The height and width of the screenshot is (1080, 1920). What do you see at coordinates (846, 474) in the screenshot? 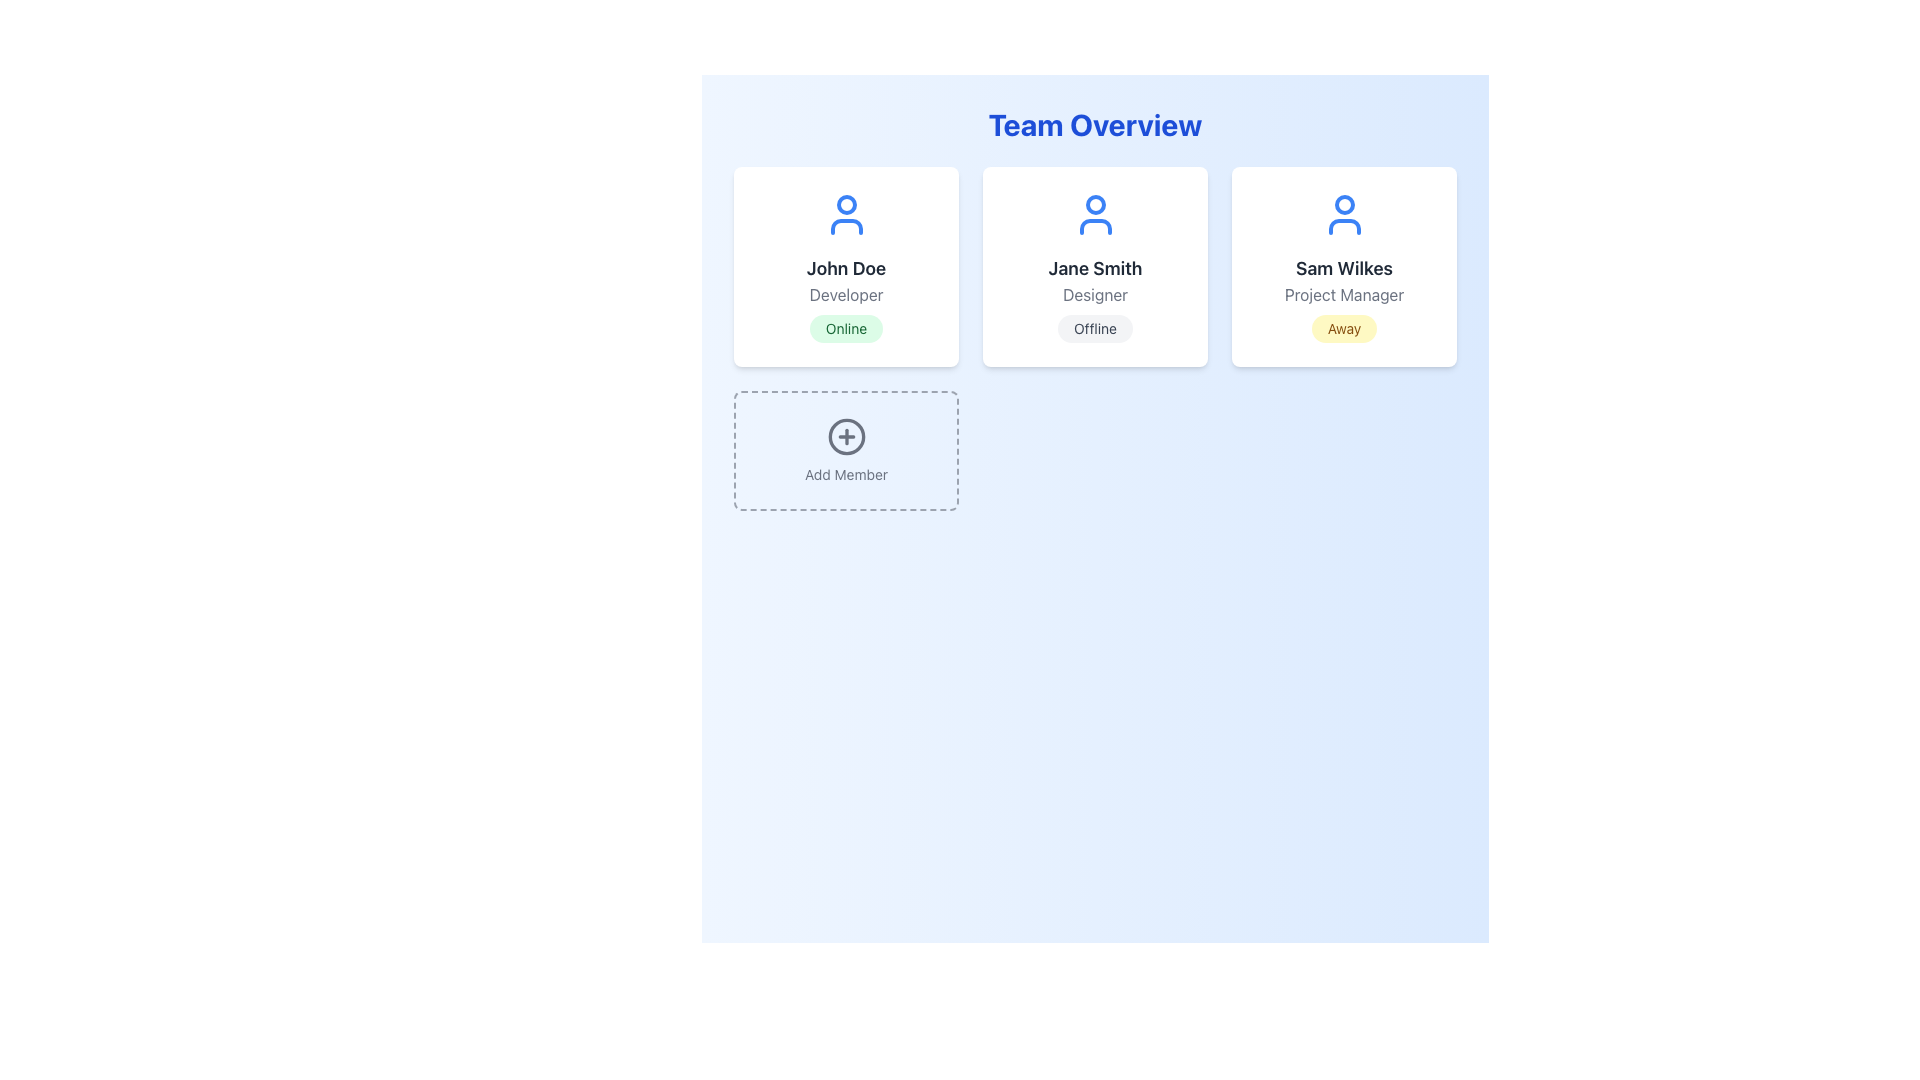
I see `the 'Add Member' text label, which is styled in muted gray and located at the bottom of the interactive area for adding a new member` at bounding box center [846, 474].